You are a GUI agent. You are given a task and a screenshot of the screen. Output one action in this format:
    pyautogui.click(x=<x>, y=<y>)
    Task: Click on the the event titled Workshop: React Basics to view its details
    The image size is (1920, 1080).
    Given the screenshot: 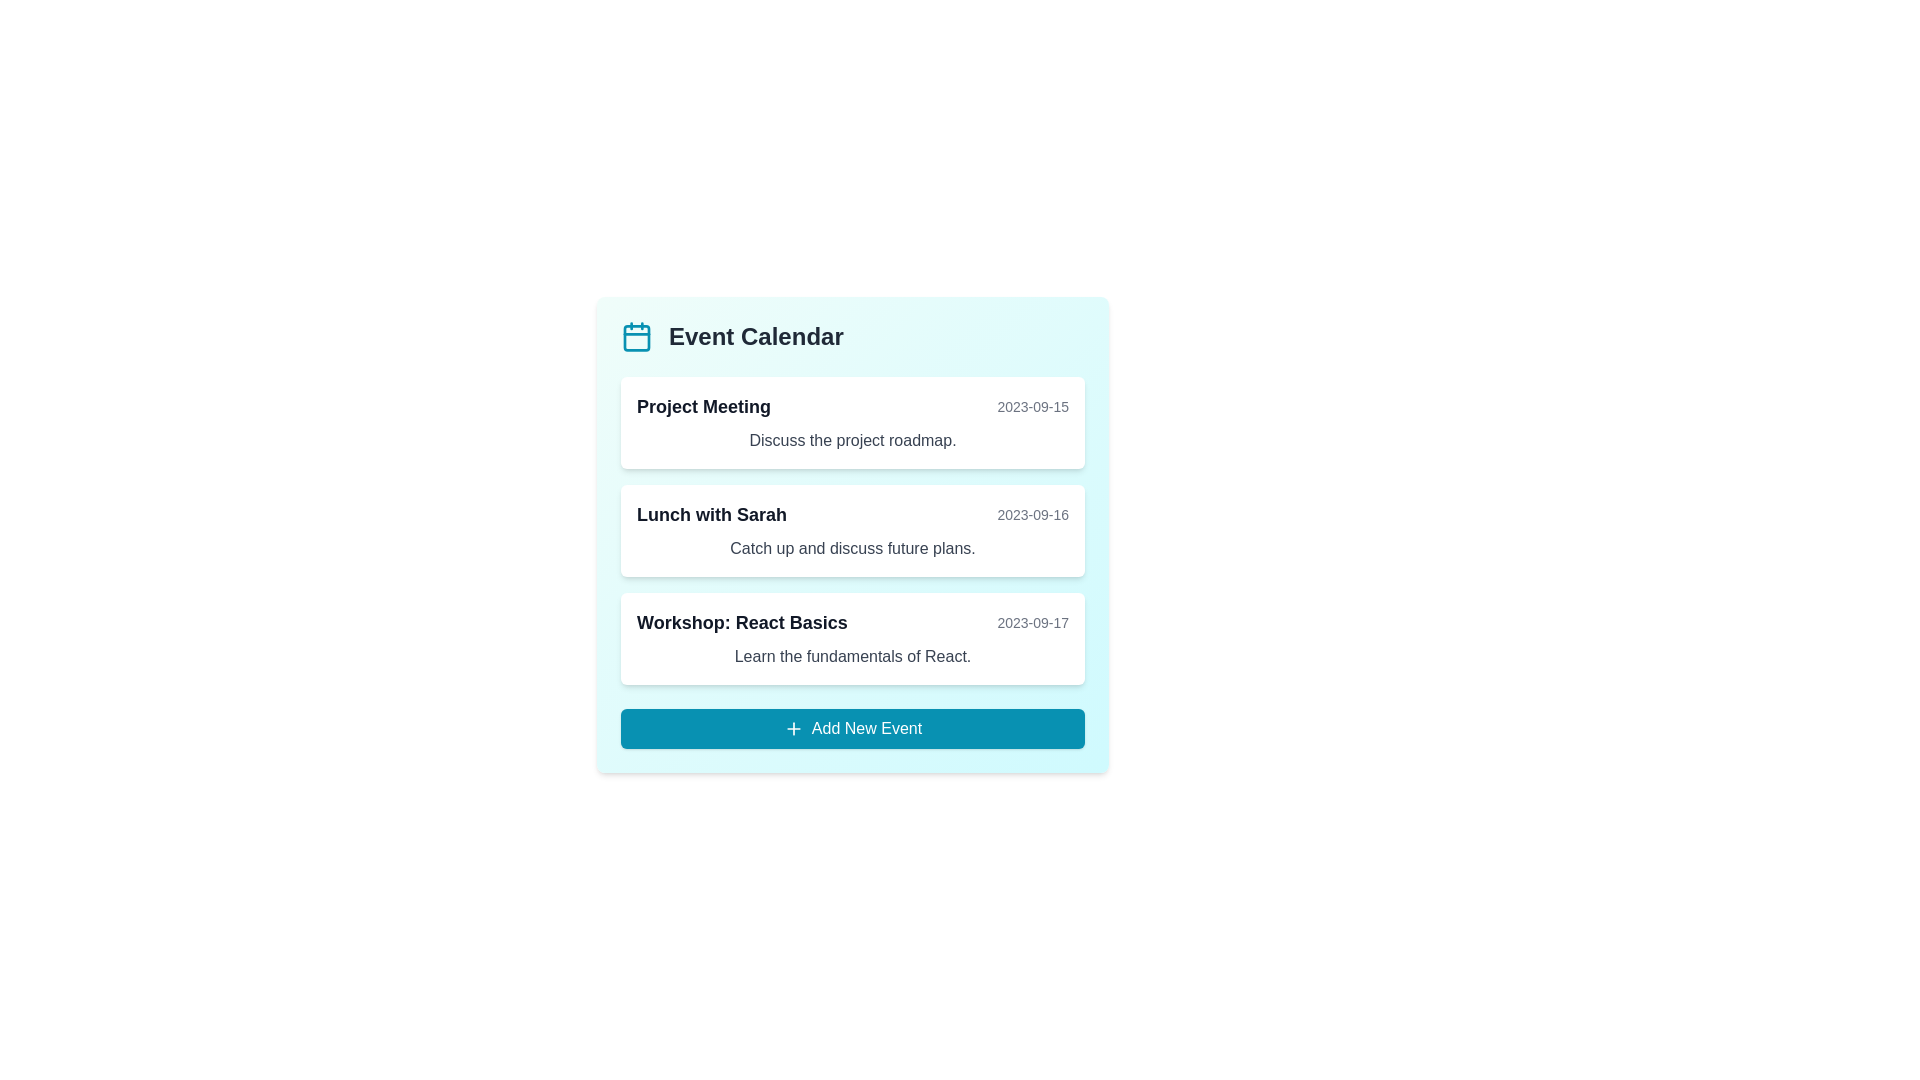 What is the action you would take?
    pyautogui.click(x=853, y=639)
    